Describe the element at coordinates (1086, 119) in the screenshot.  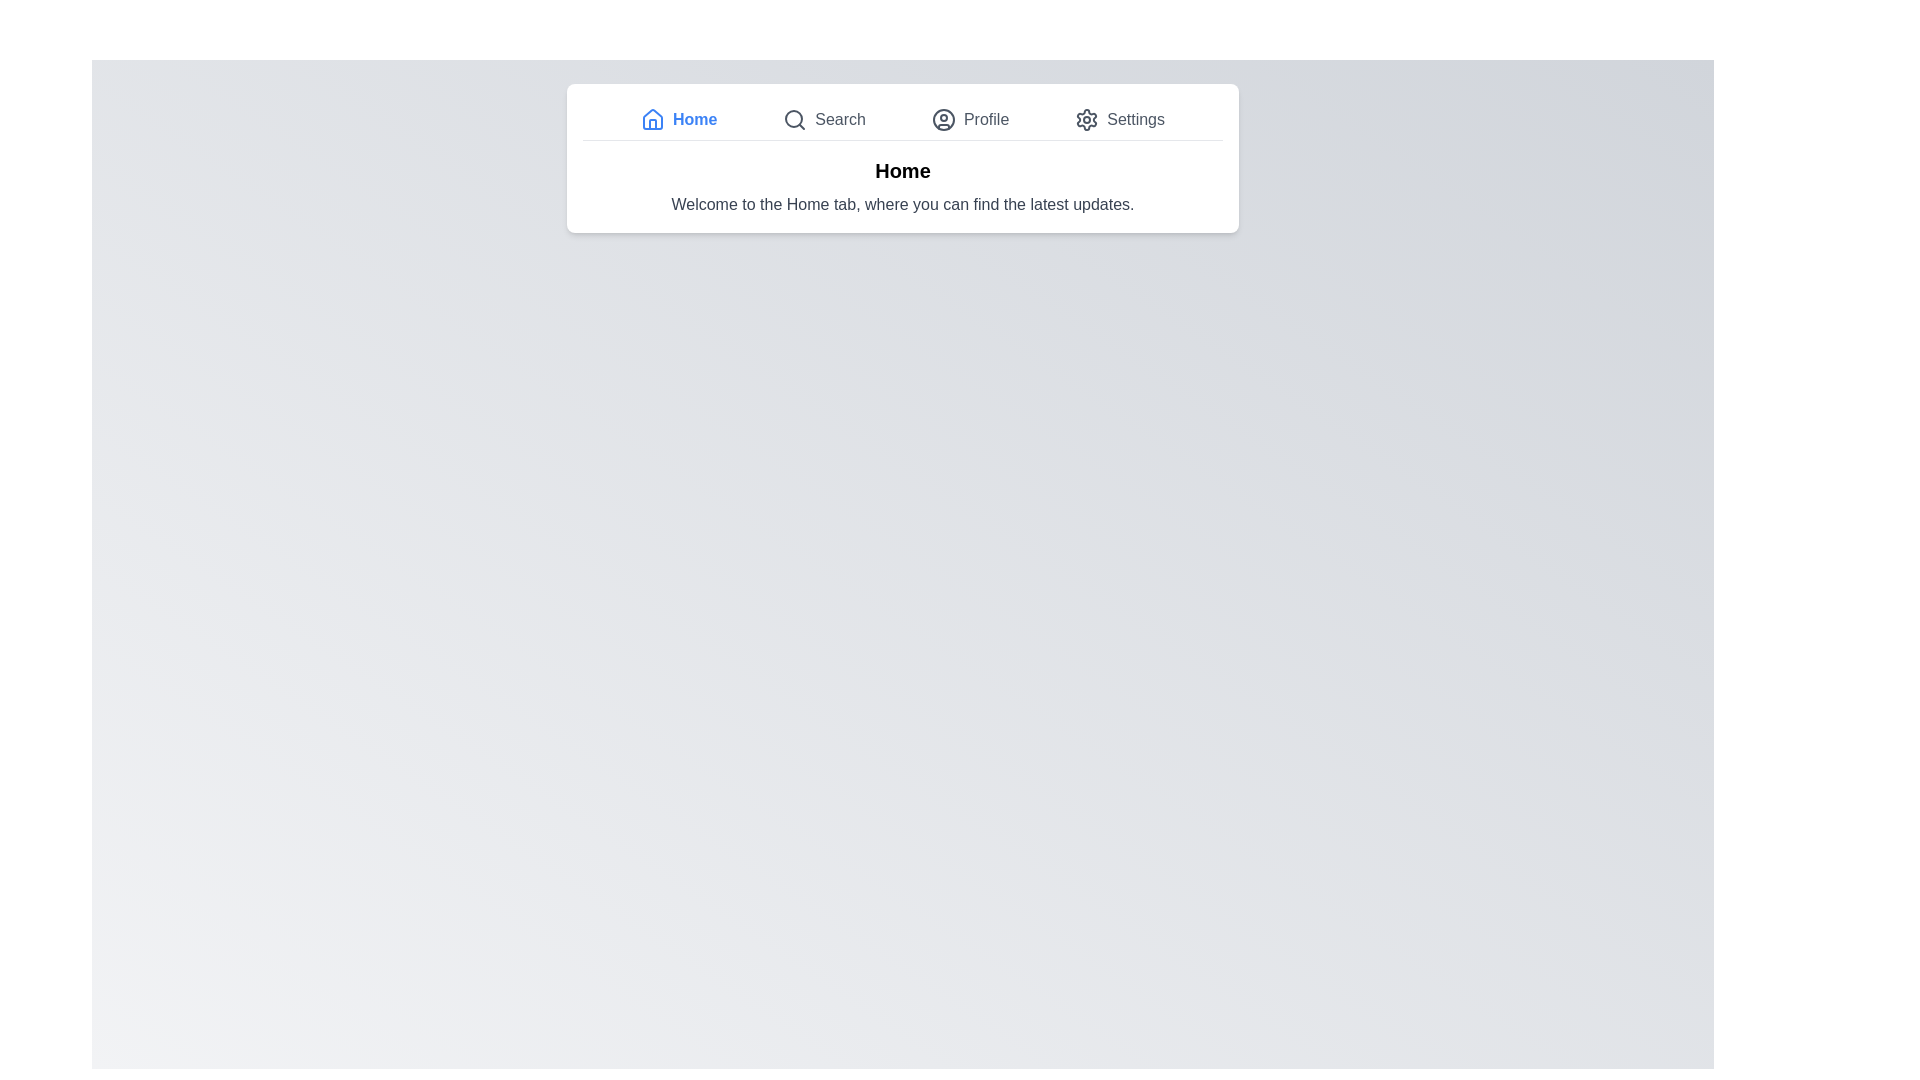
I see `the 'Settings' icon button located as the rightmost icon in the top horizontal navigation bar` at that location.